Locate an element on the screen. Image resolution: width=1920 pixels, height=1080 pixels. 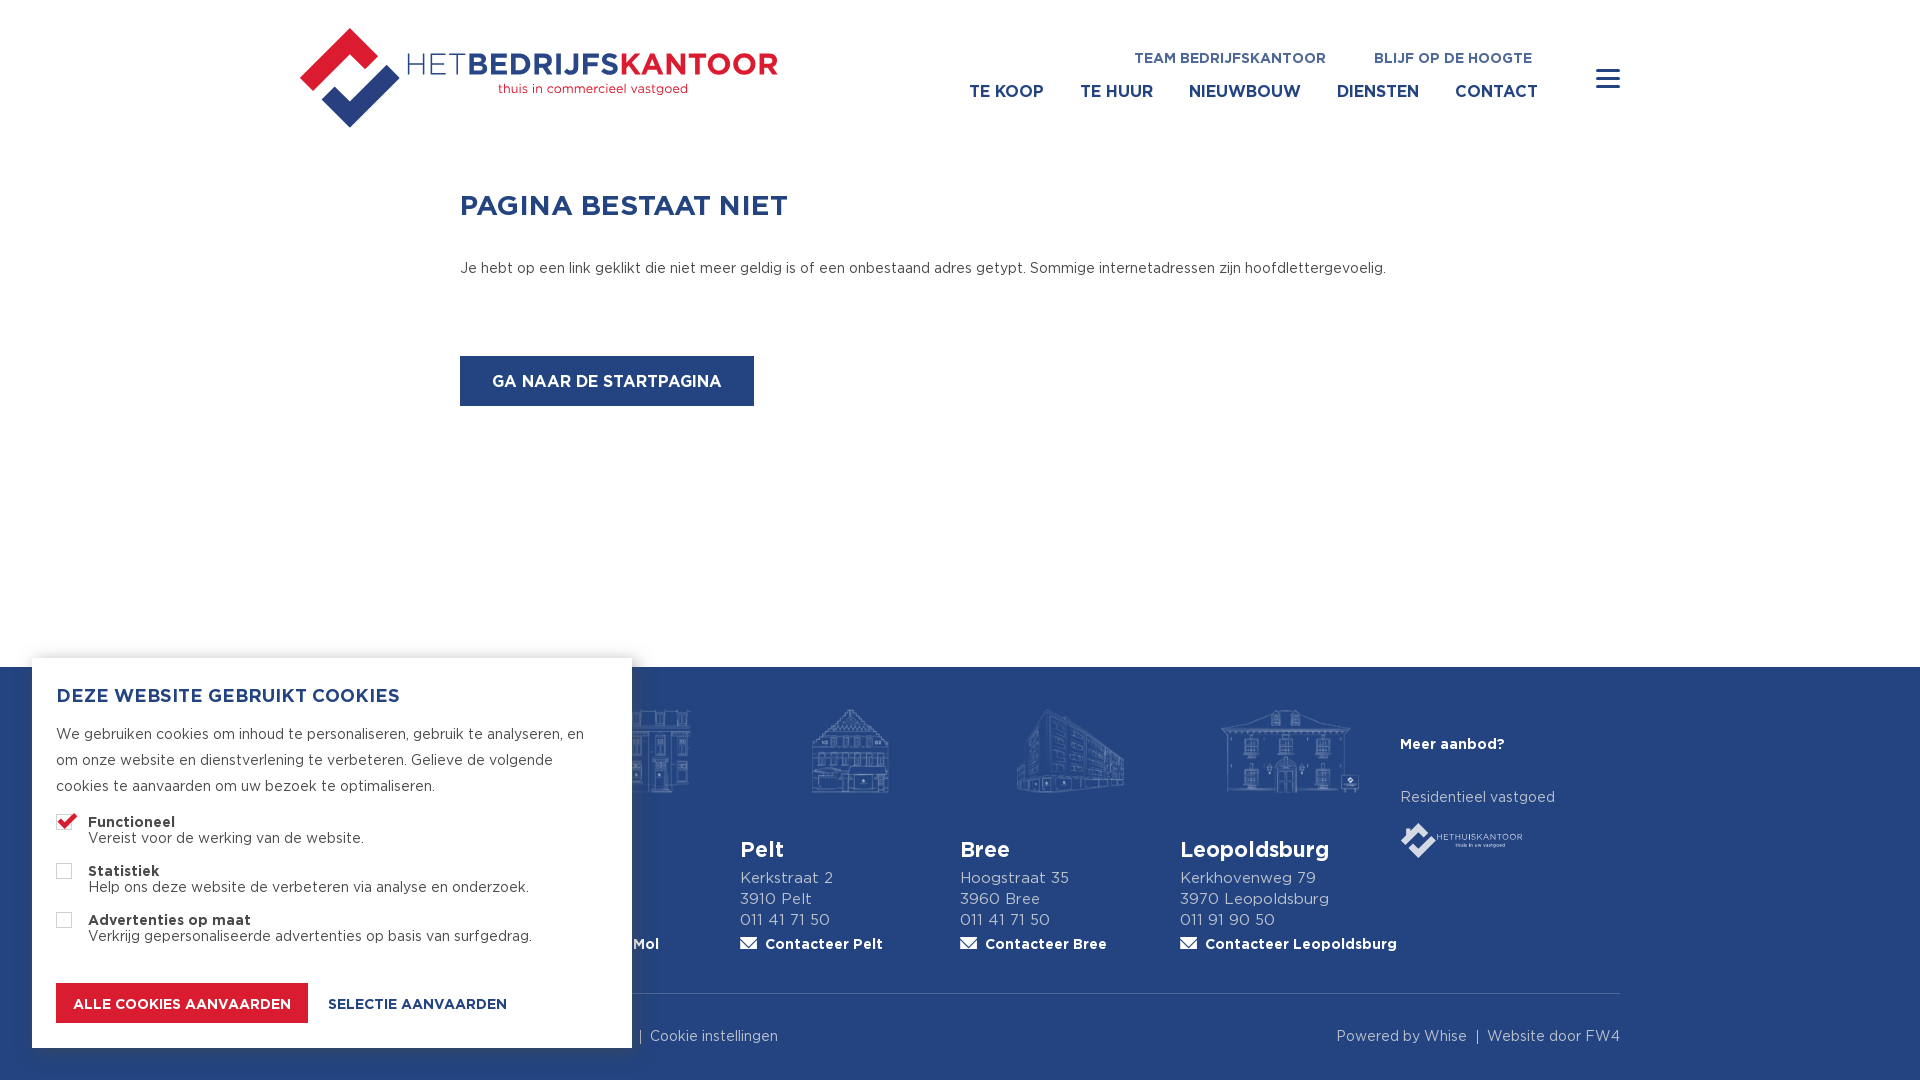
'TEAM BEDRIJFSKANTOOR' is located at coordinates (1108, 56).